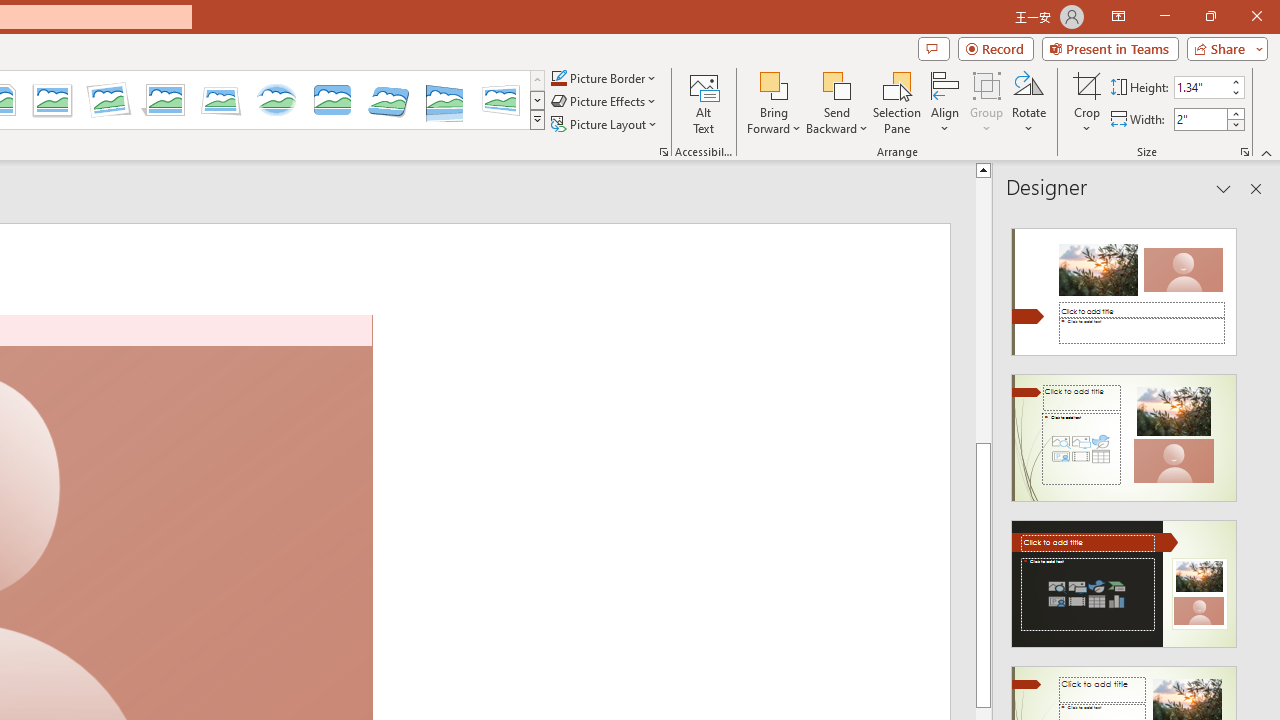 The height and width of the screenshot is (720, 1280). I want to click on 'Bring Forward', so click(773, 84).